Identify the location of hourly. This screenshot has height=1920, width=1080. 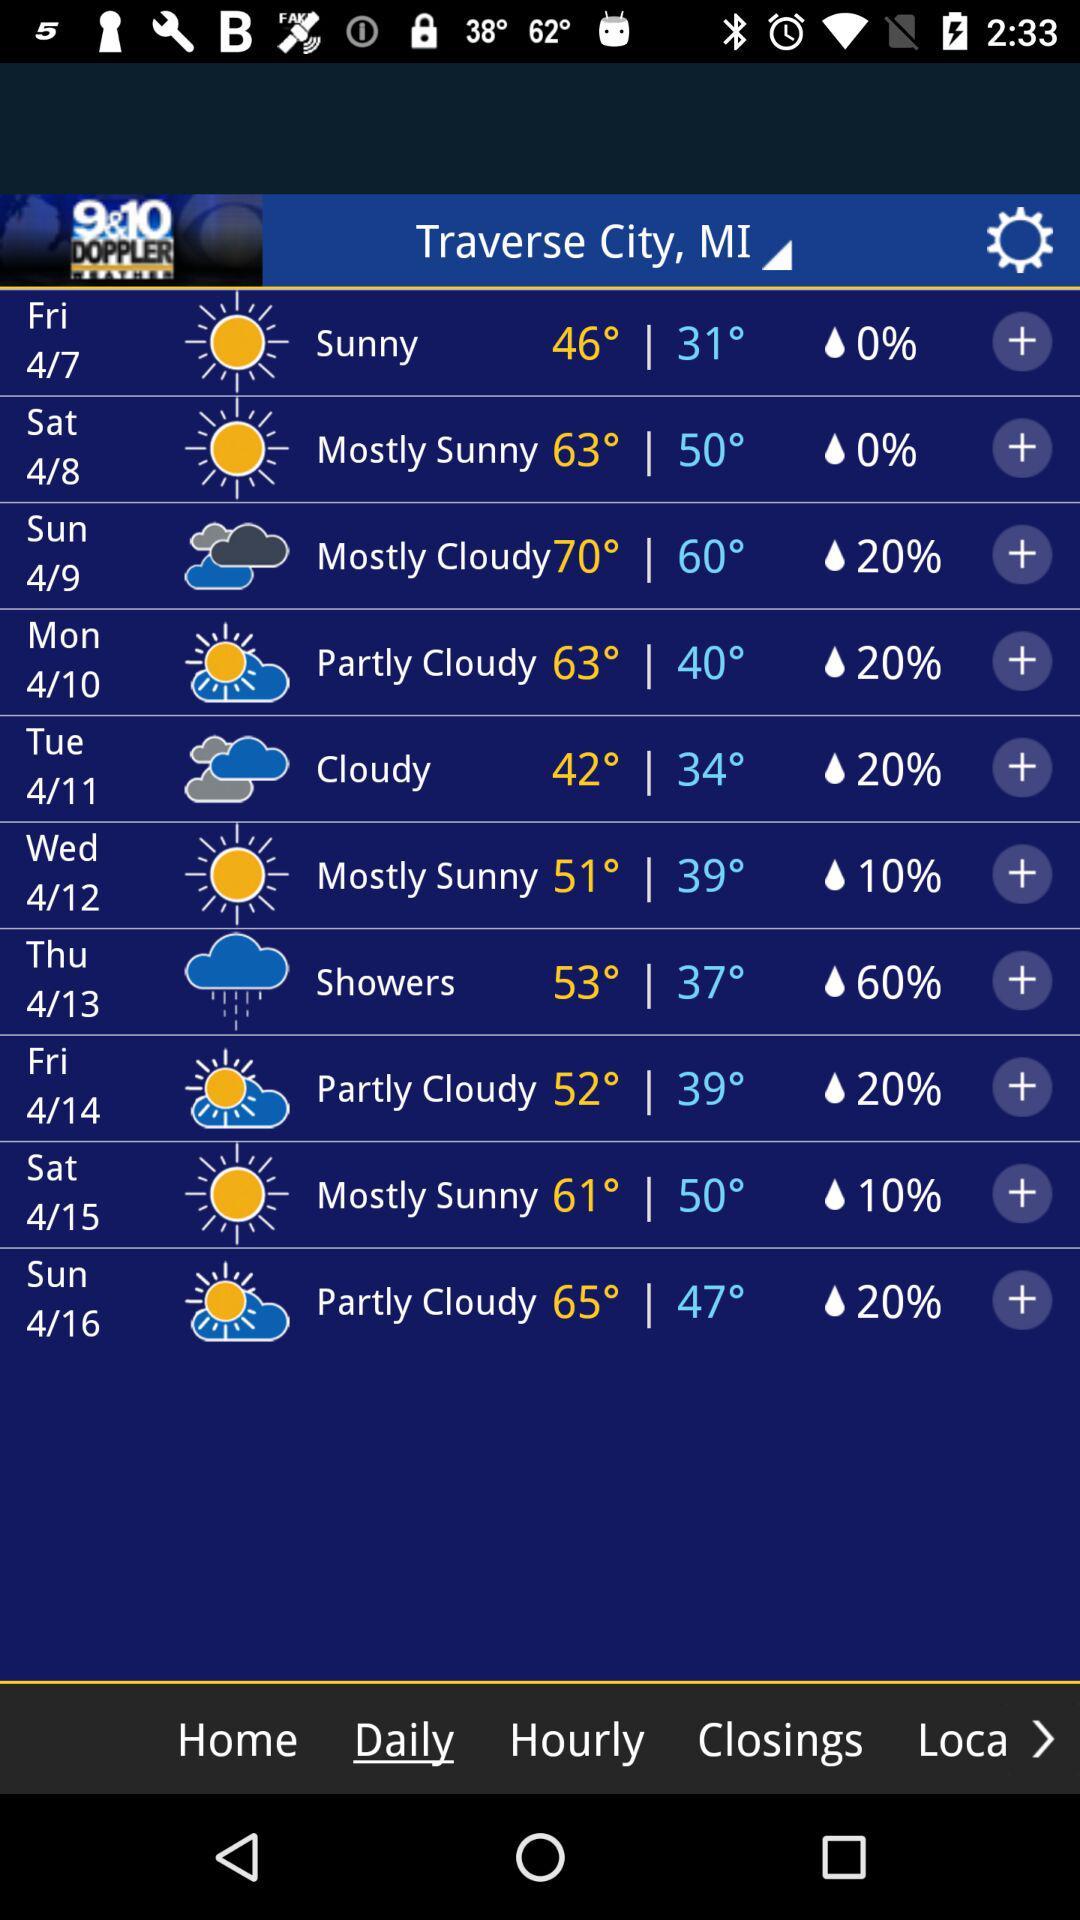
(576, 1737).